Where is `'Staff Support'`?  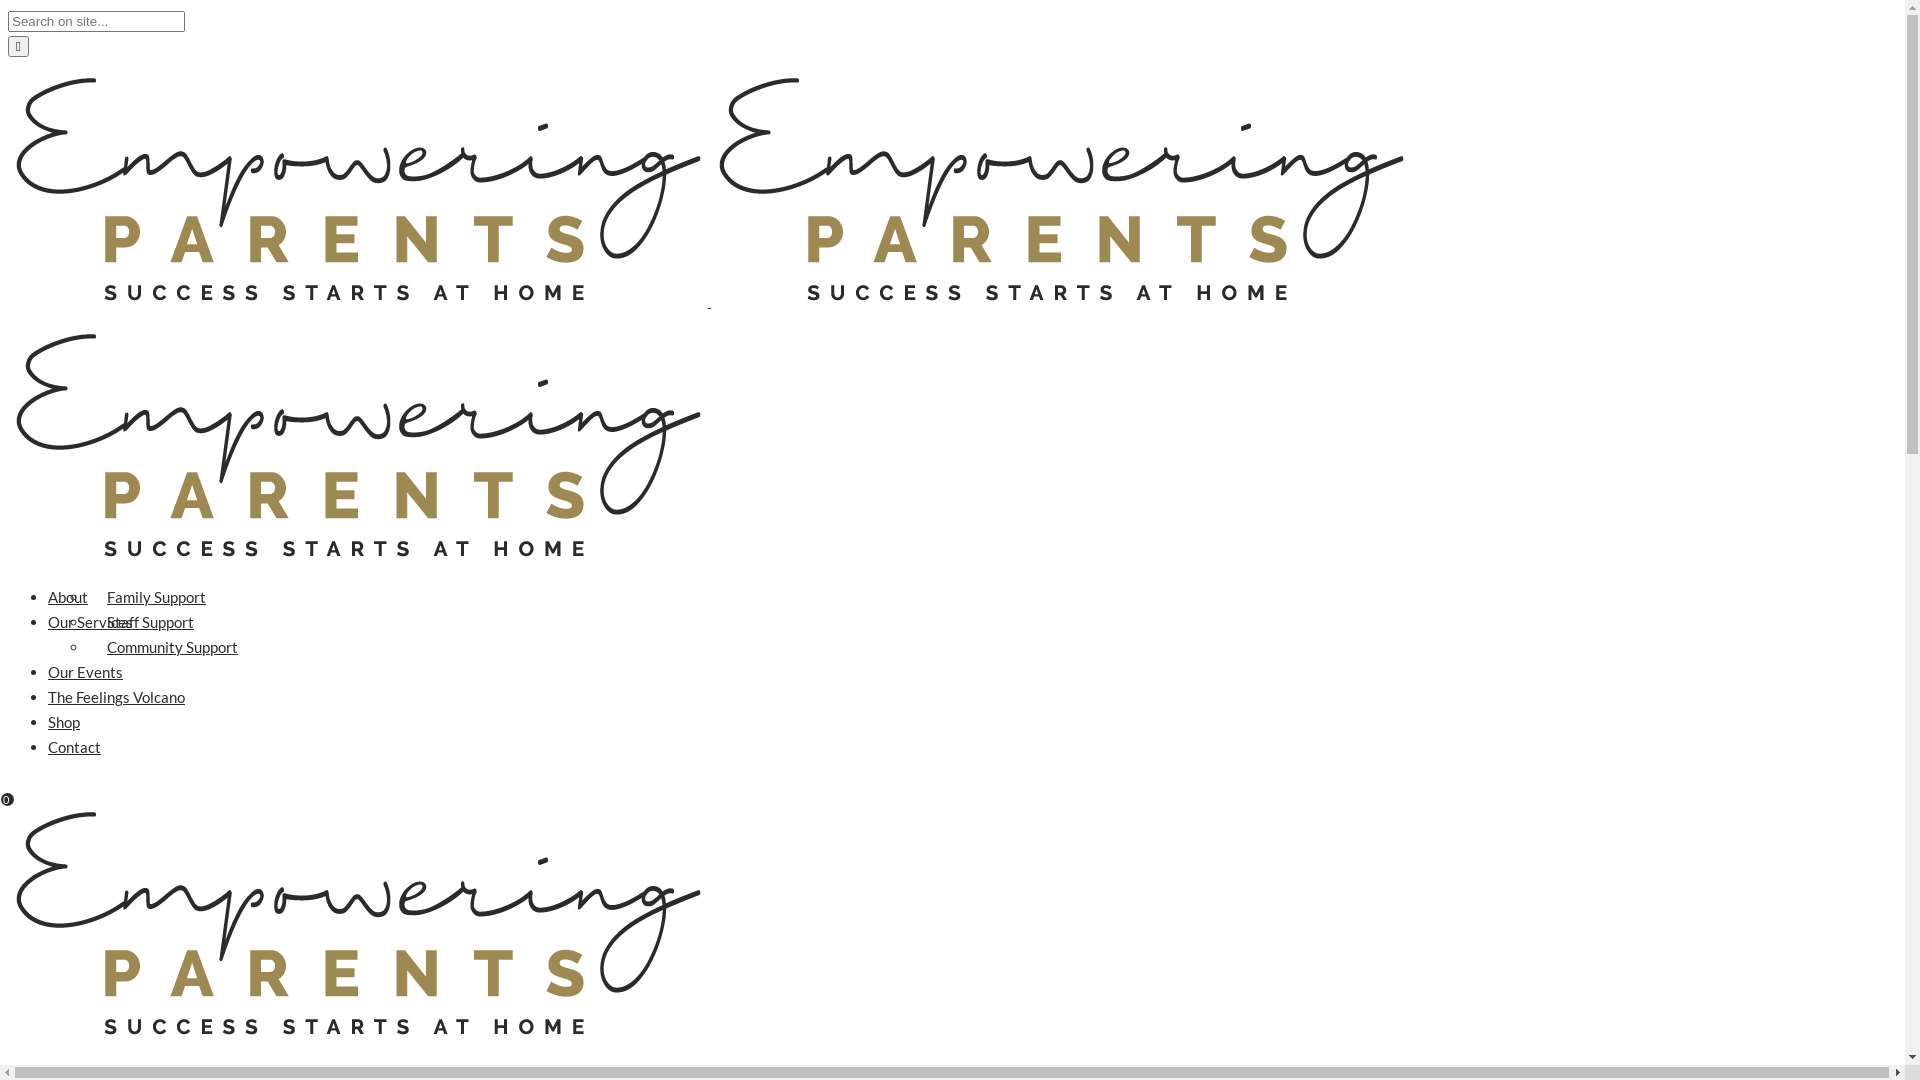
'Staff Support' is located at coordinates (149, 620).